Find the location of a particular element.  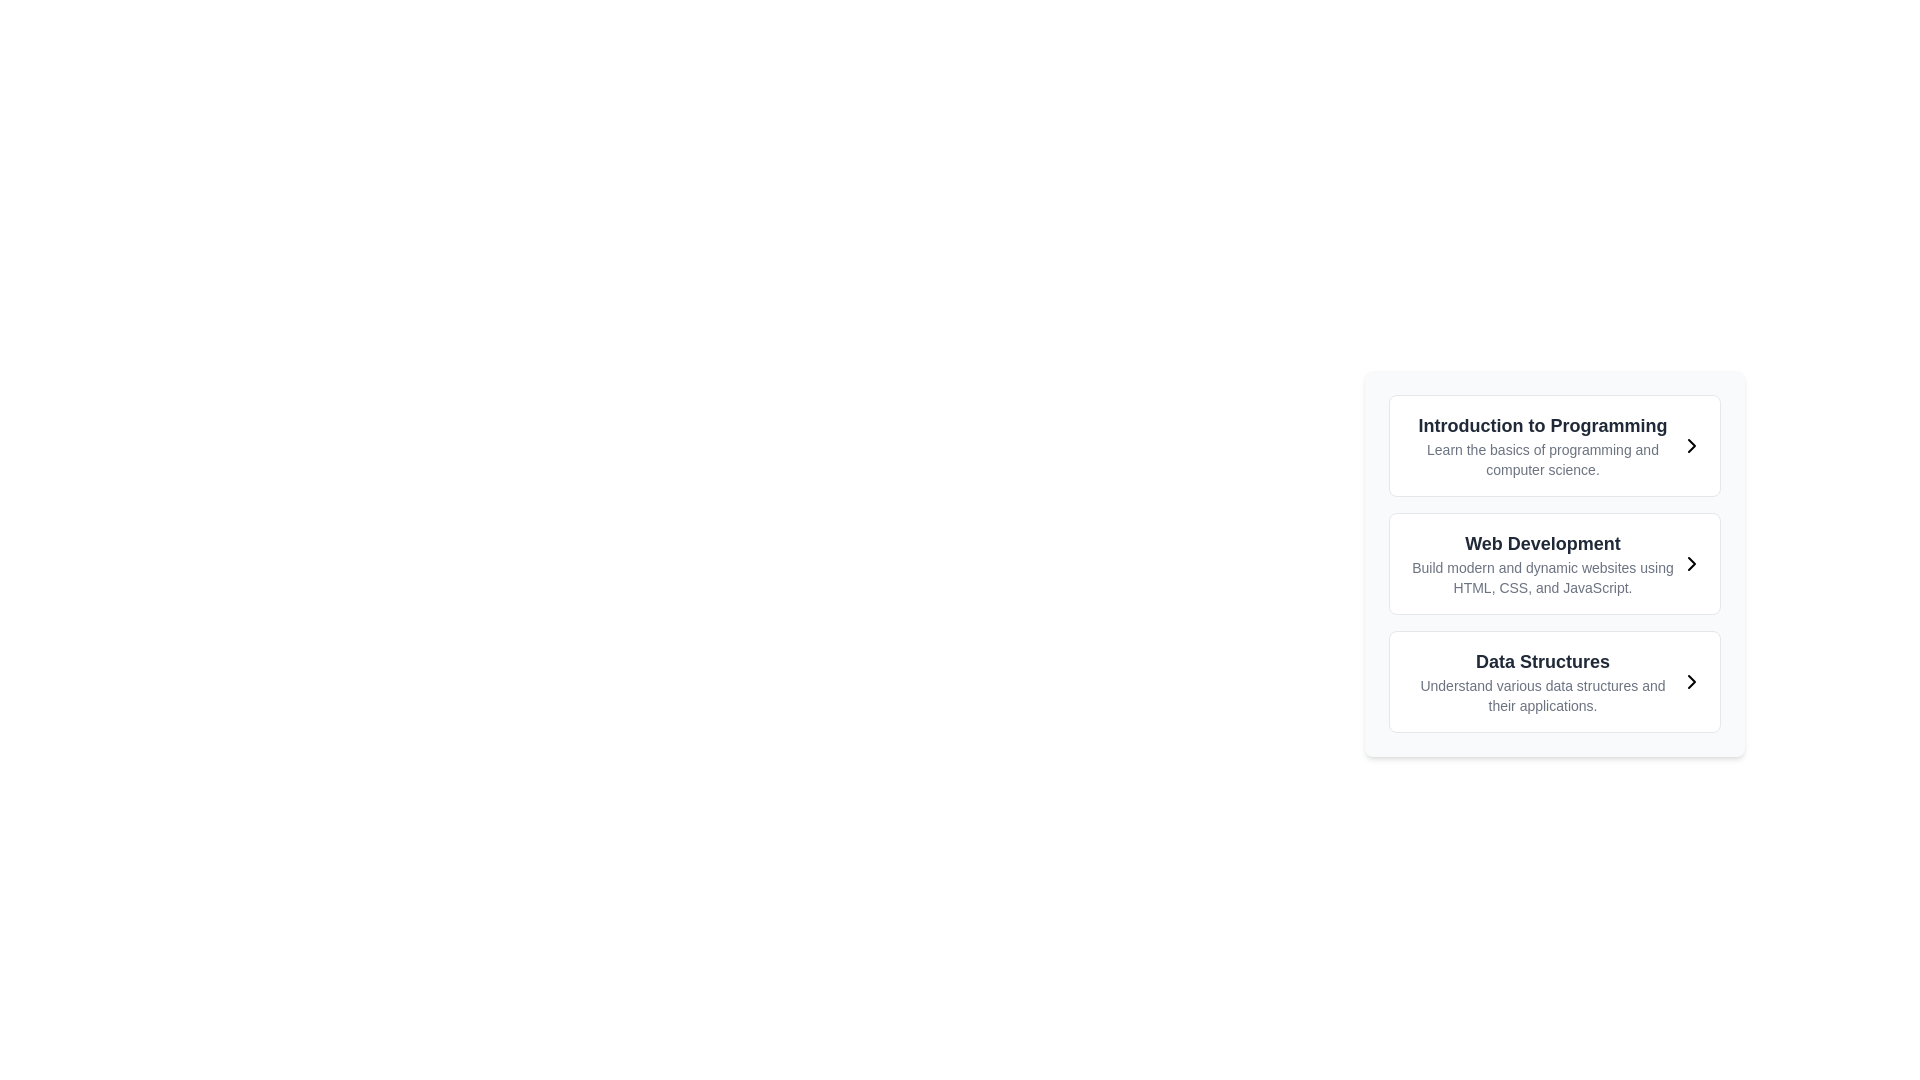

the static text block that provides additional information about the 'Introduction to Programming' section, which is located below the bold title is located at coordinates (1541, 459).